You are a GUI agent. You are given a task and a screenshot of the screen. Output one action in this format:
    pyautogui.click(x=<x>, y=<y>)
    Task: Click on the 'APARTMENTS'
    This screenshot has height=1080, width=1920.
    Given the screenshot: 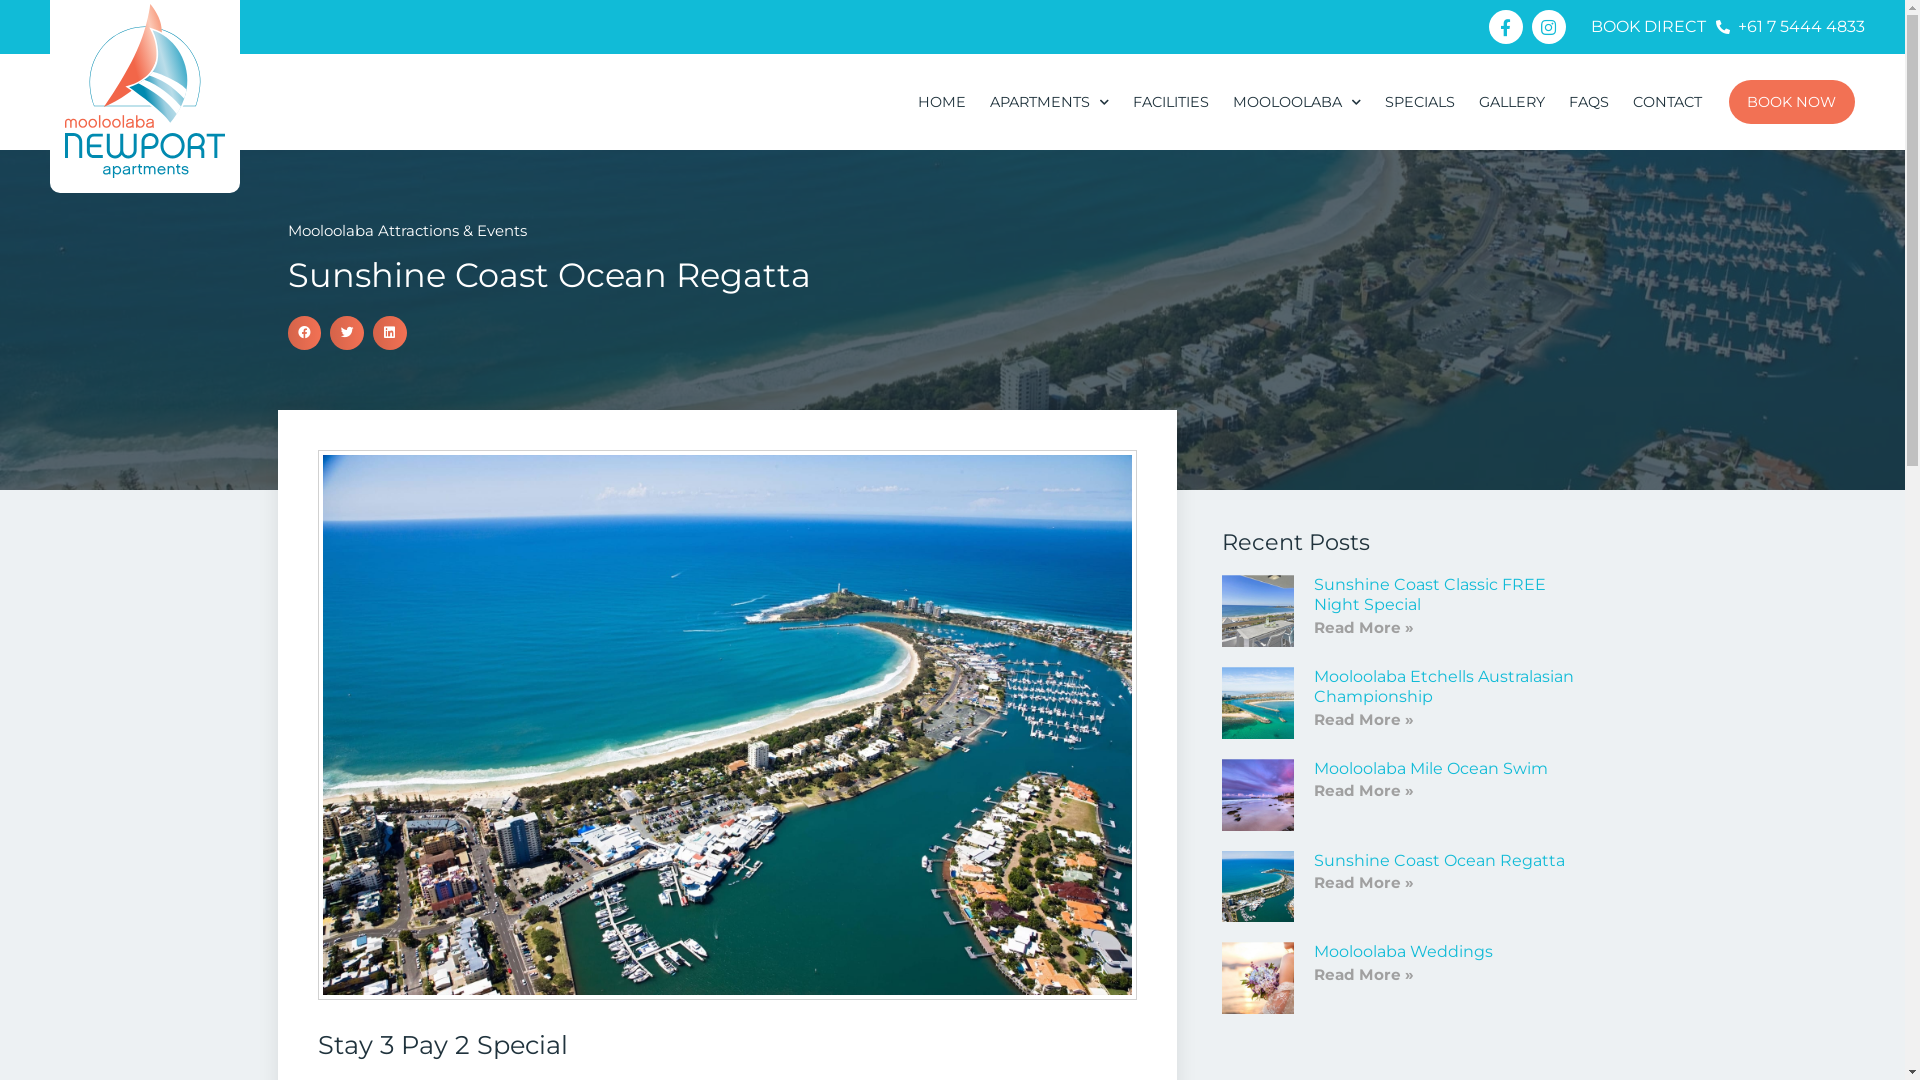 What is the action you would take?
    pyautogui.click(x=978, y=101)
    